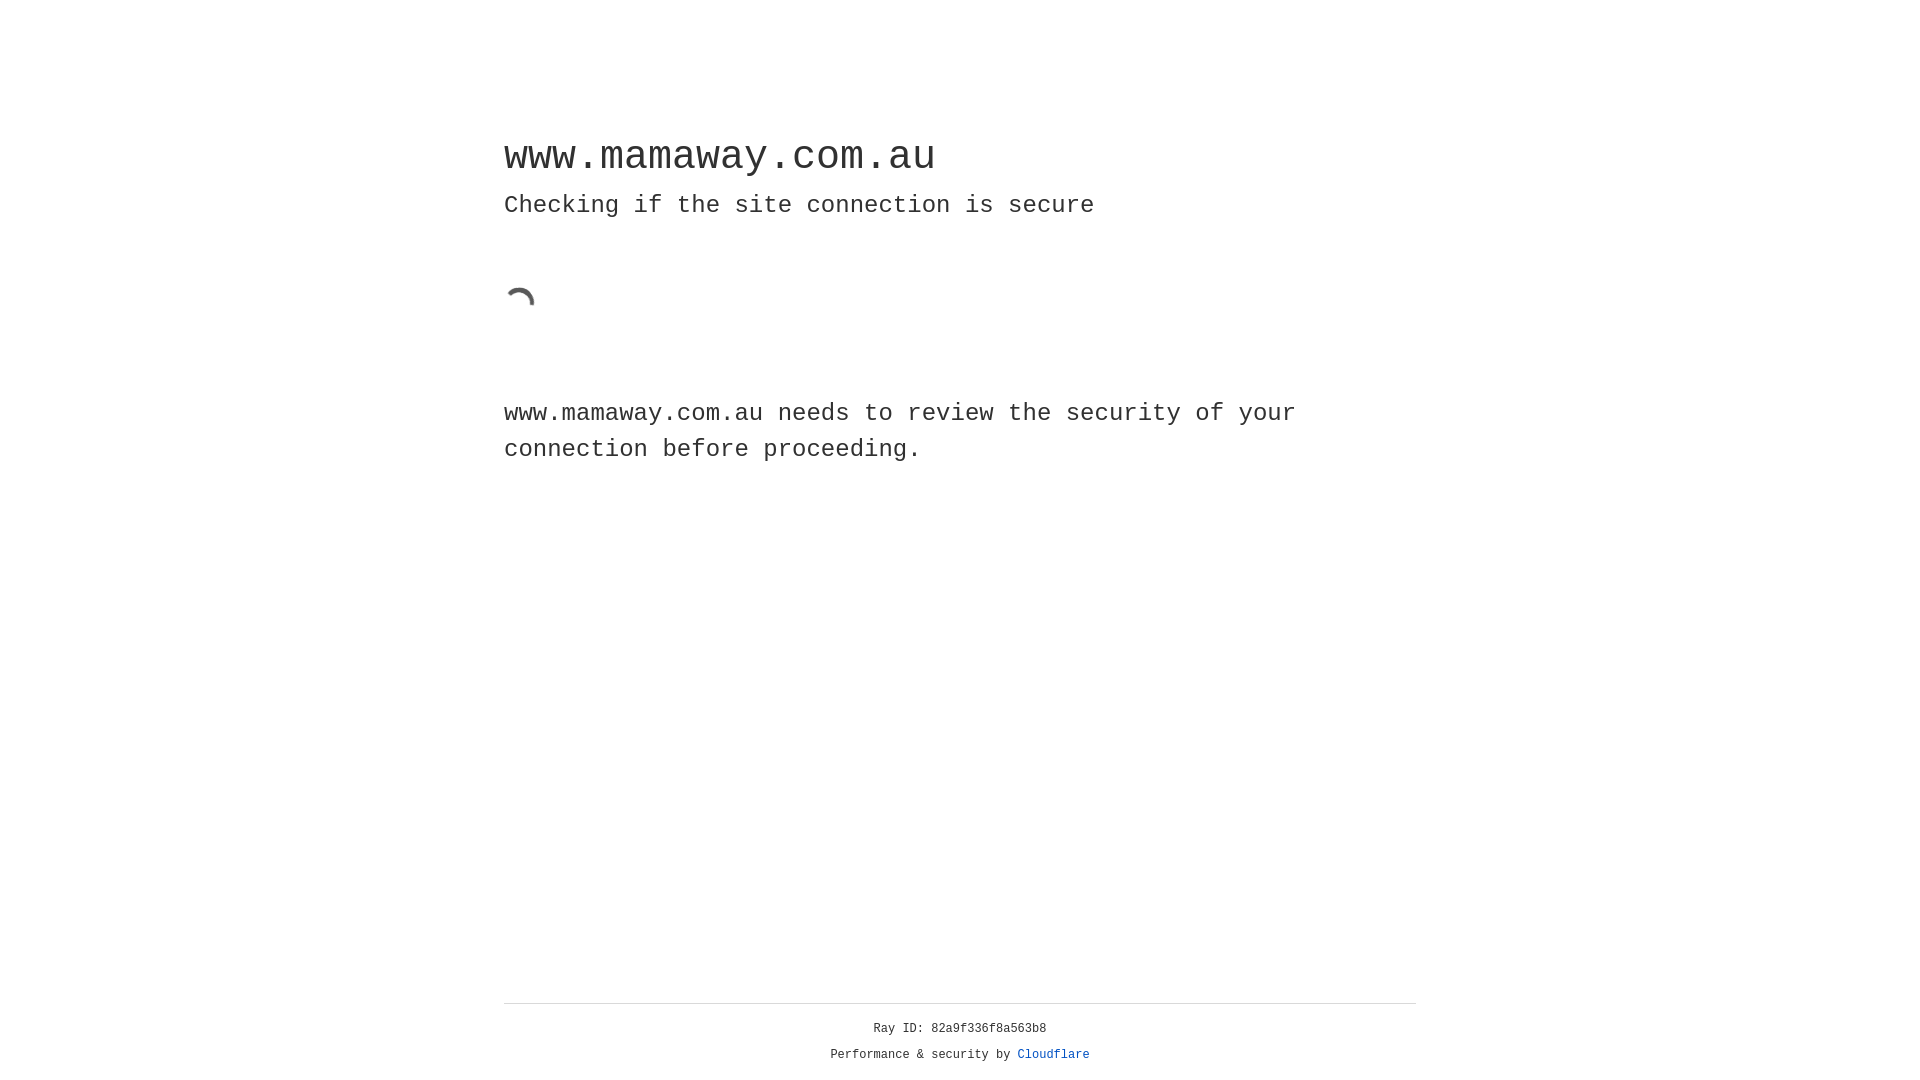 The image size is (1920, 1080). Describe the element at coordinates (1053, 1054) in the screenshot. I see `'Cloudflare'` at that location.